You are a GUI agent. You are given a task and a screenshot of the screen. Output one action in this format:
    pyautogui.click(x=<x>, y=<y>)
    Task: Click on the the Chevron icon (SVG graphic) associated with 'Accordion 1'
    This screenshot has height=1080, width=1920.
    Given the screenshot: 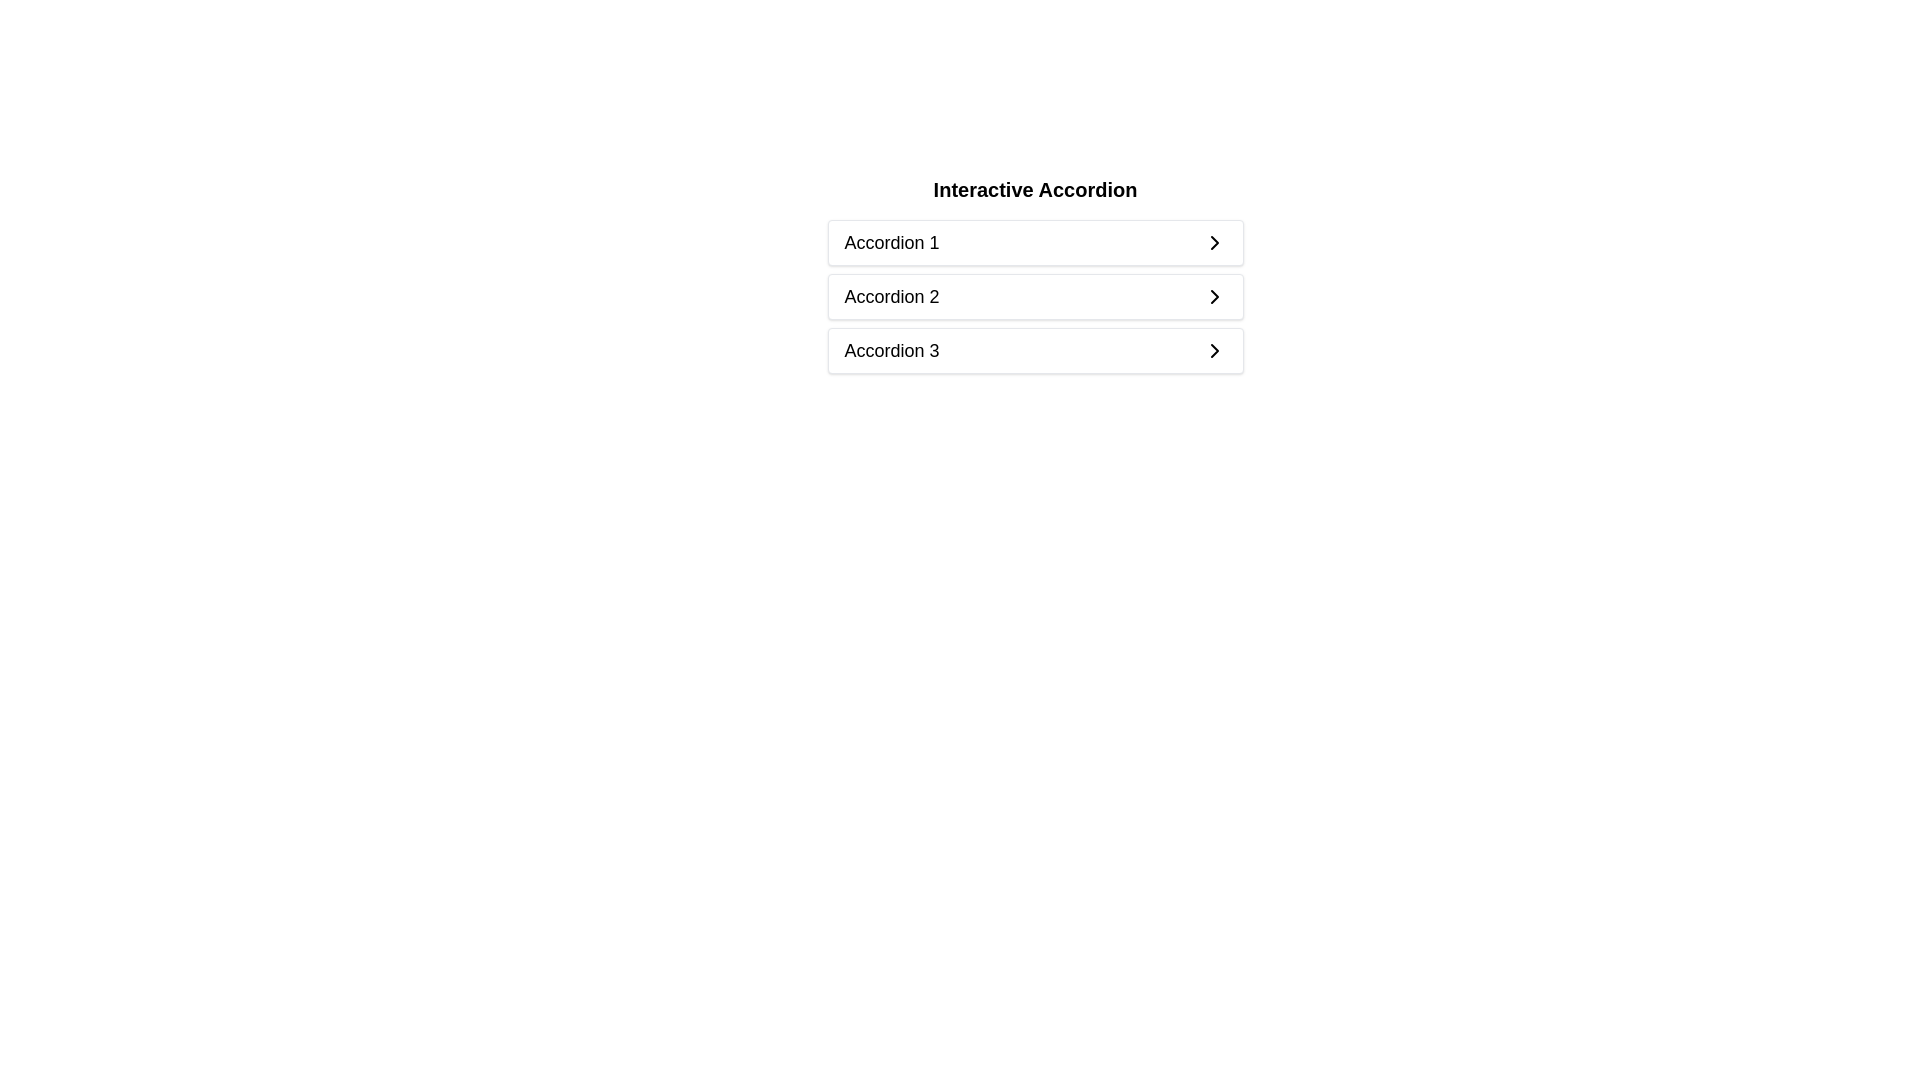 What is the action you would take?
    pyautogui.click(x=1213, y=242)
    